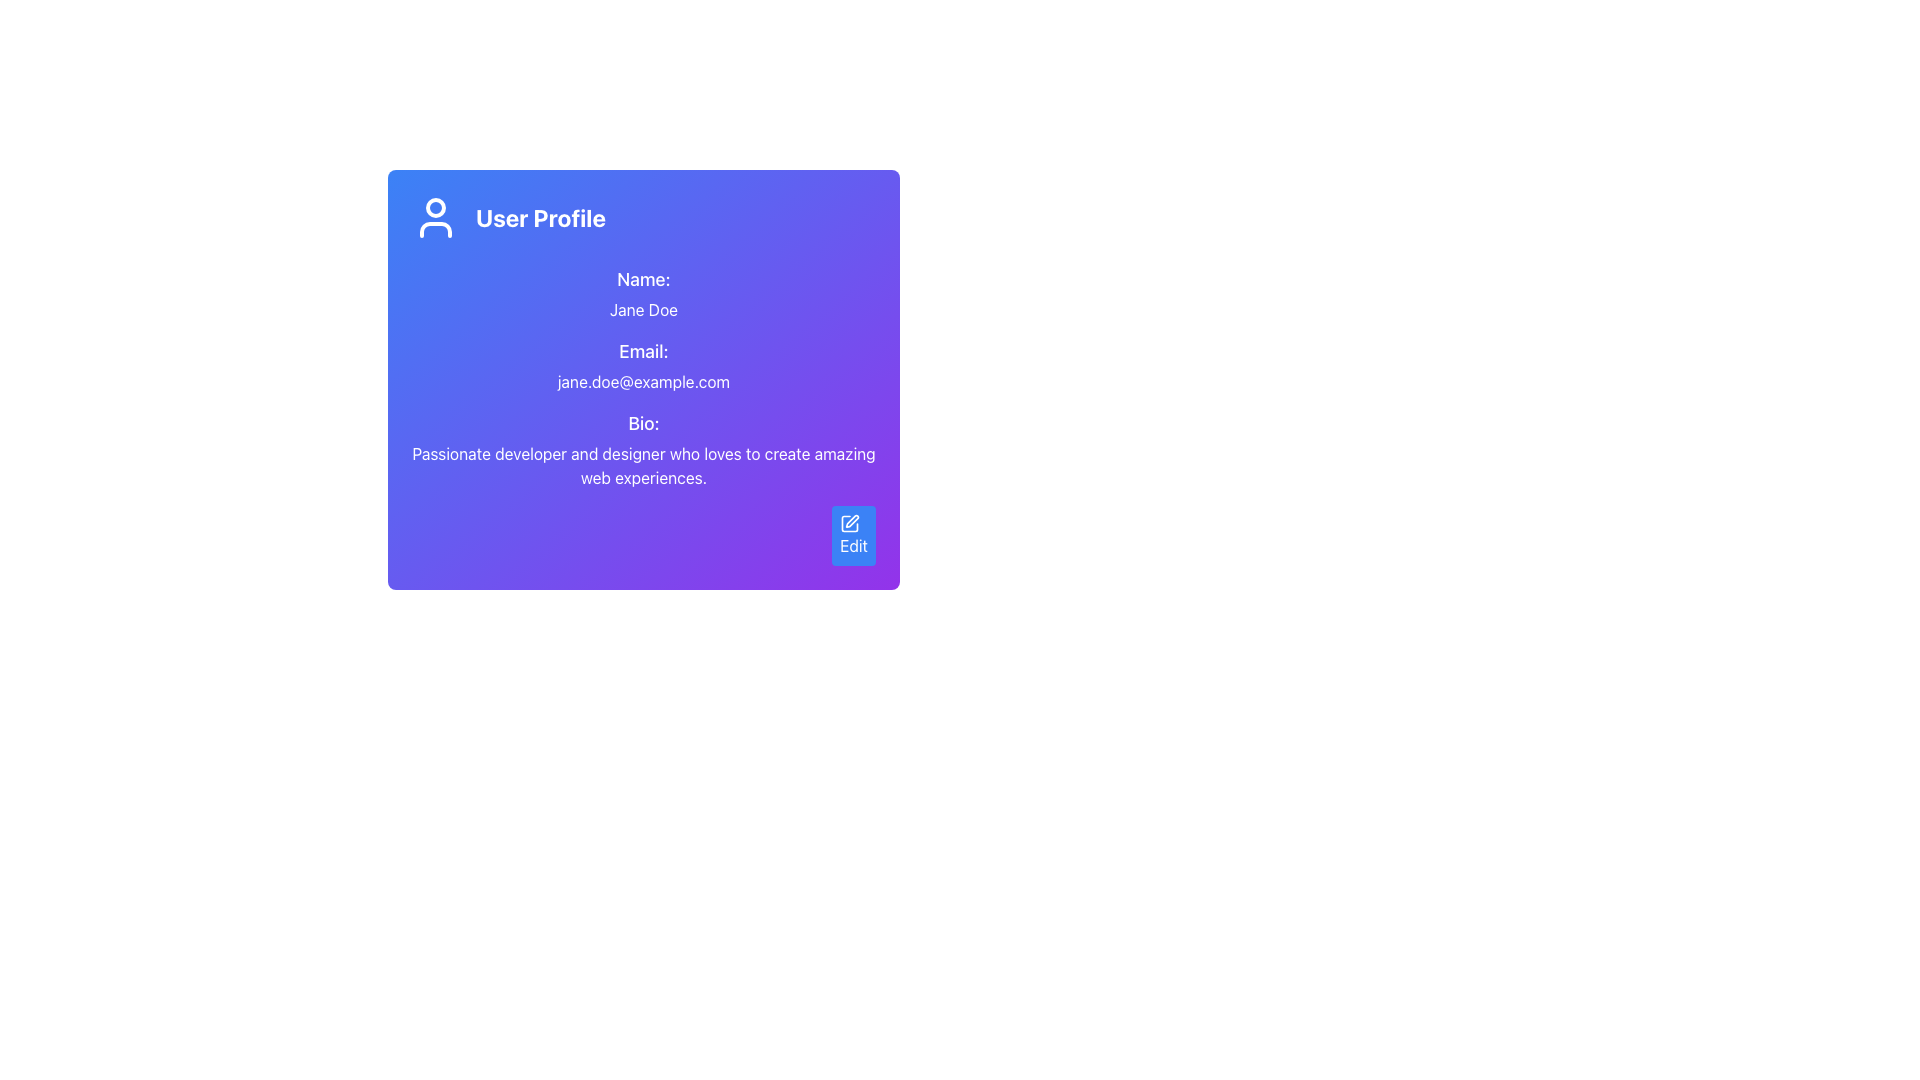  What do you see at coordinates (643, 423) in the screenshot?
I see `the text label that signifies the user's biography, located centrally above the descriptive paragraph and below the user's email information` at bounding box center [643, 423].